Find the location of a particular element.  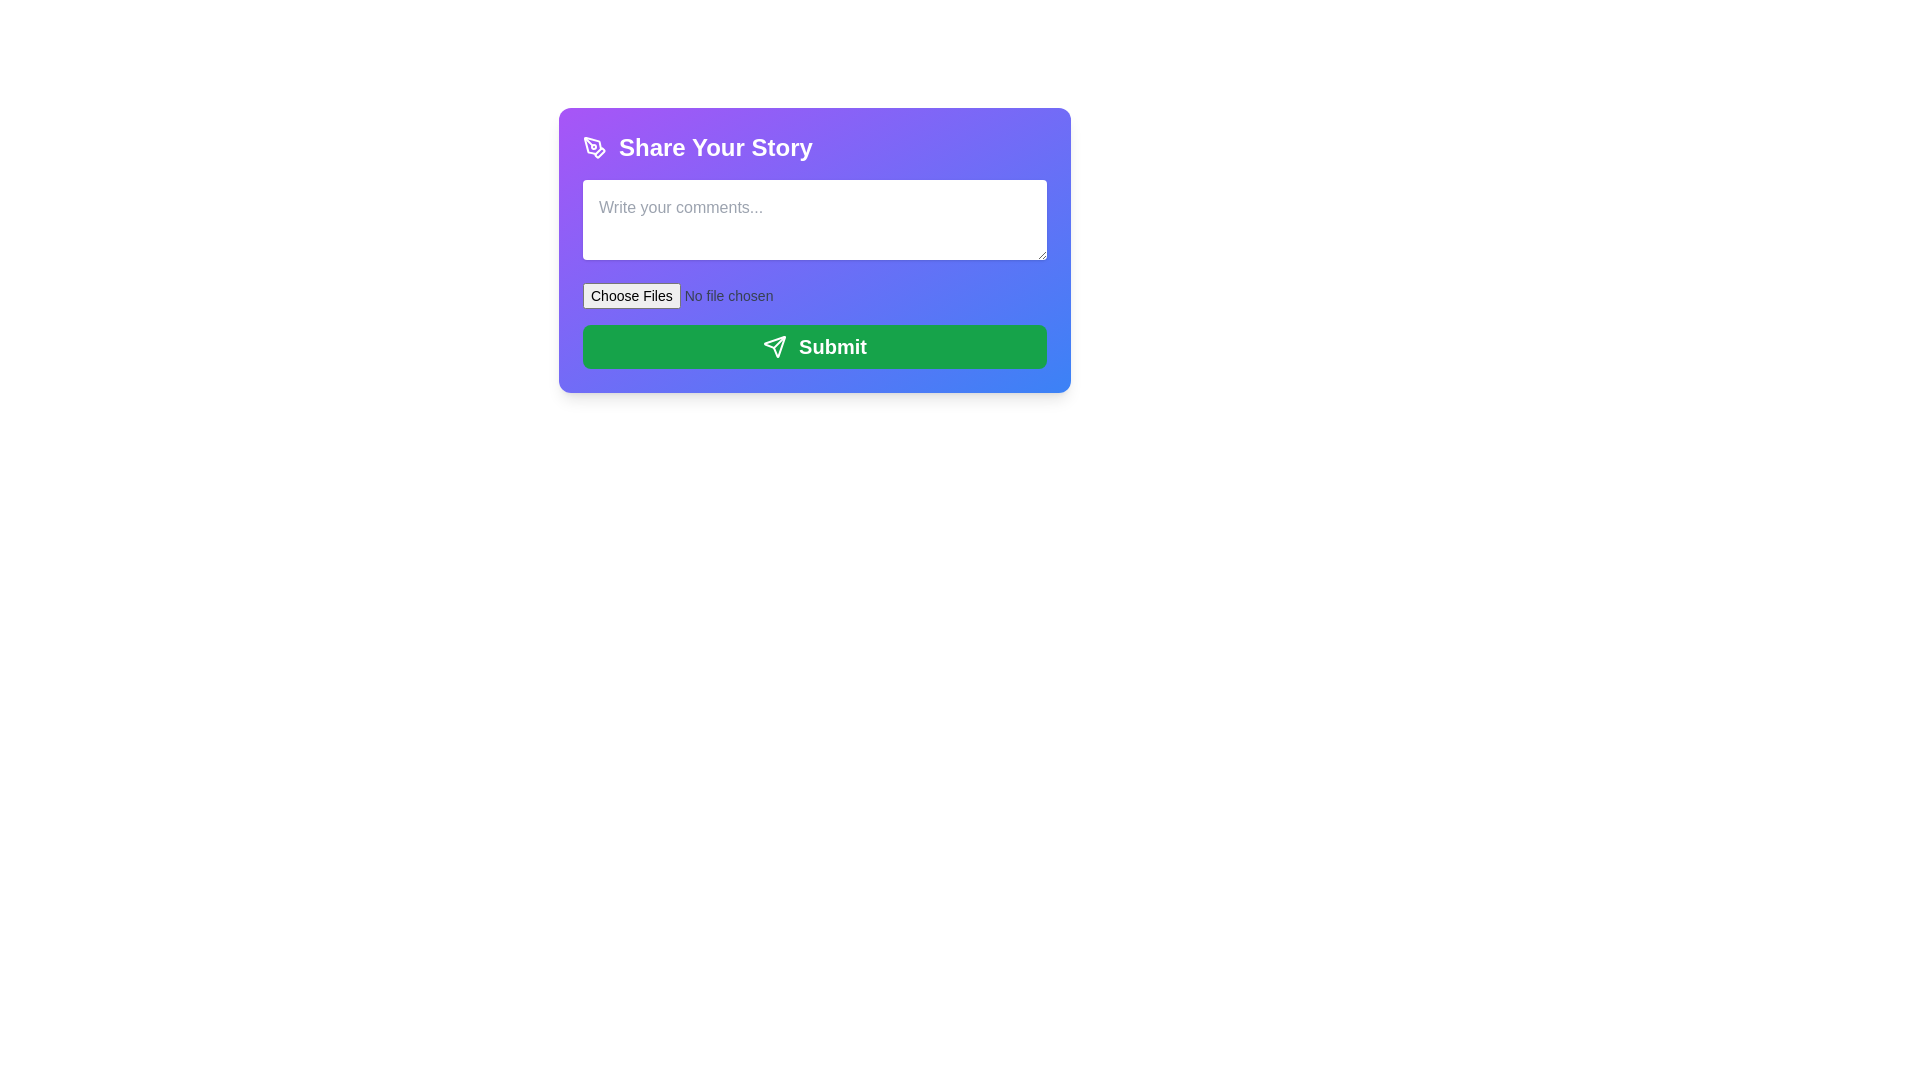

the text within the rectangular text input field located below the 'Share Your Story' header and above the 'Choose File' section is located at coordinates (815, 219).